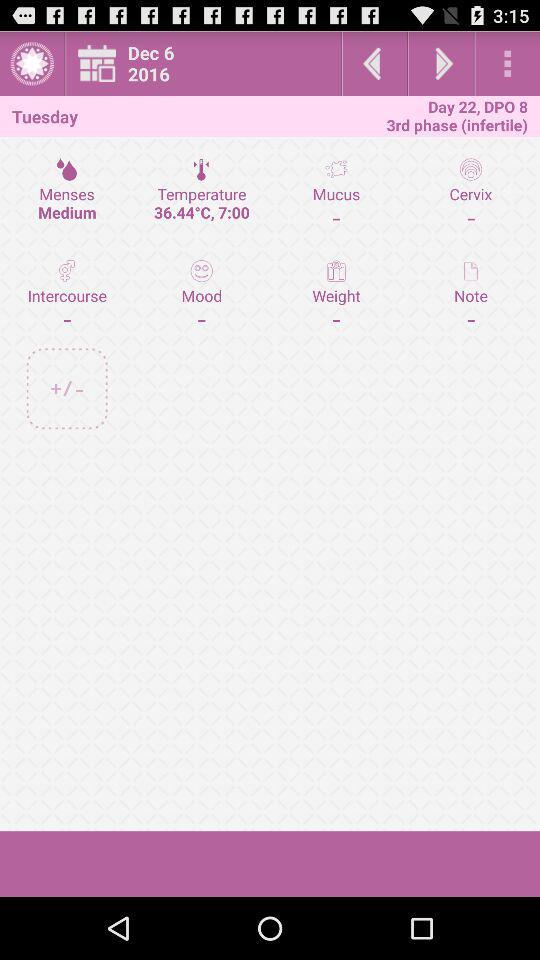 This screenshot has height=960, width=540. I want to click on cervix, so click(470, 193).